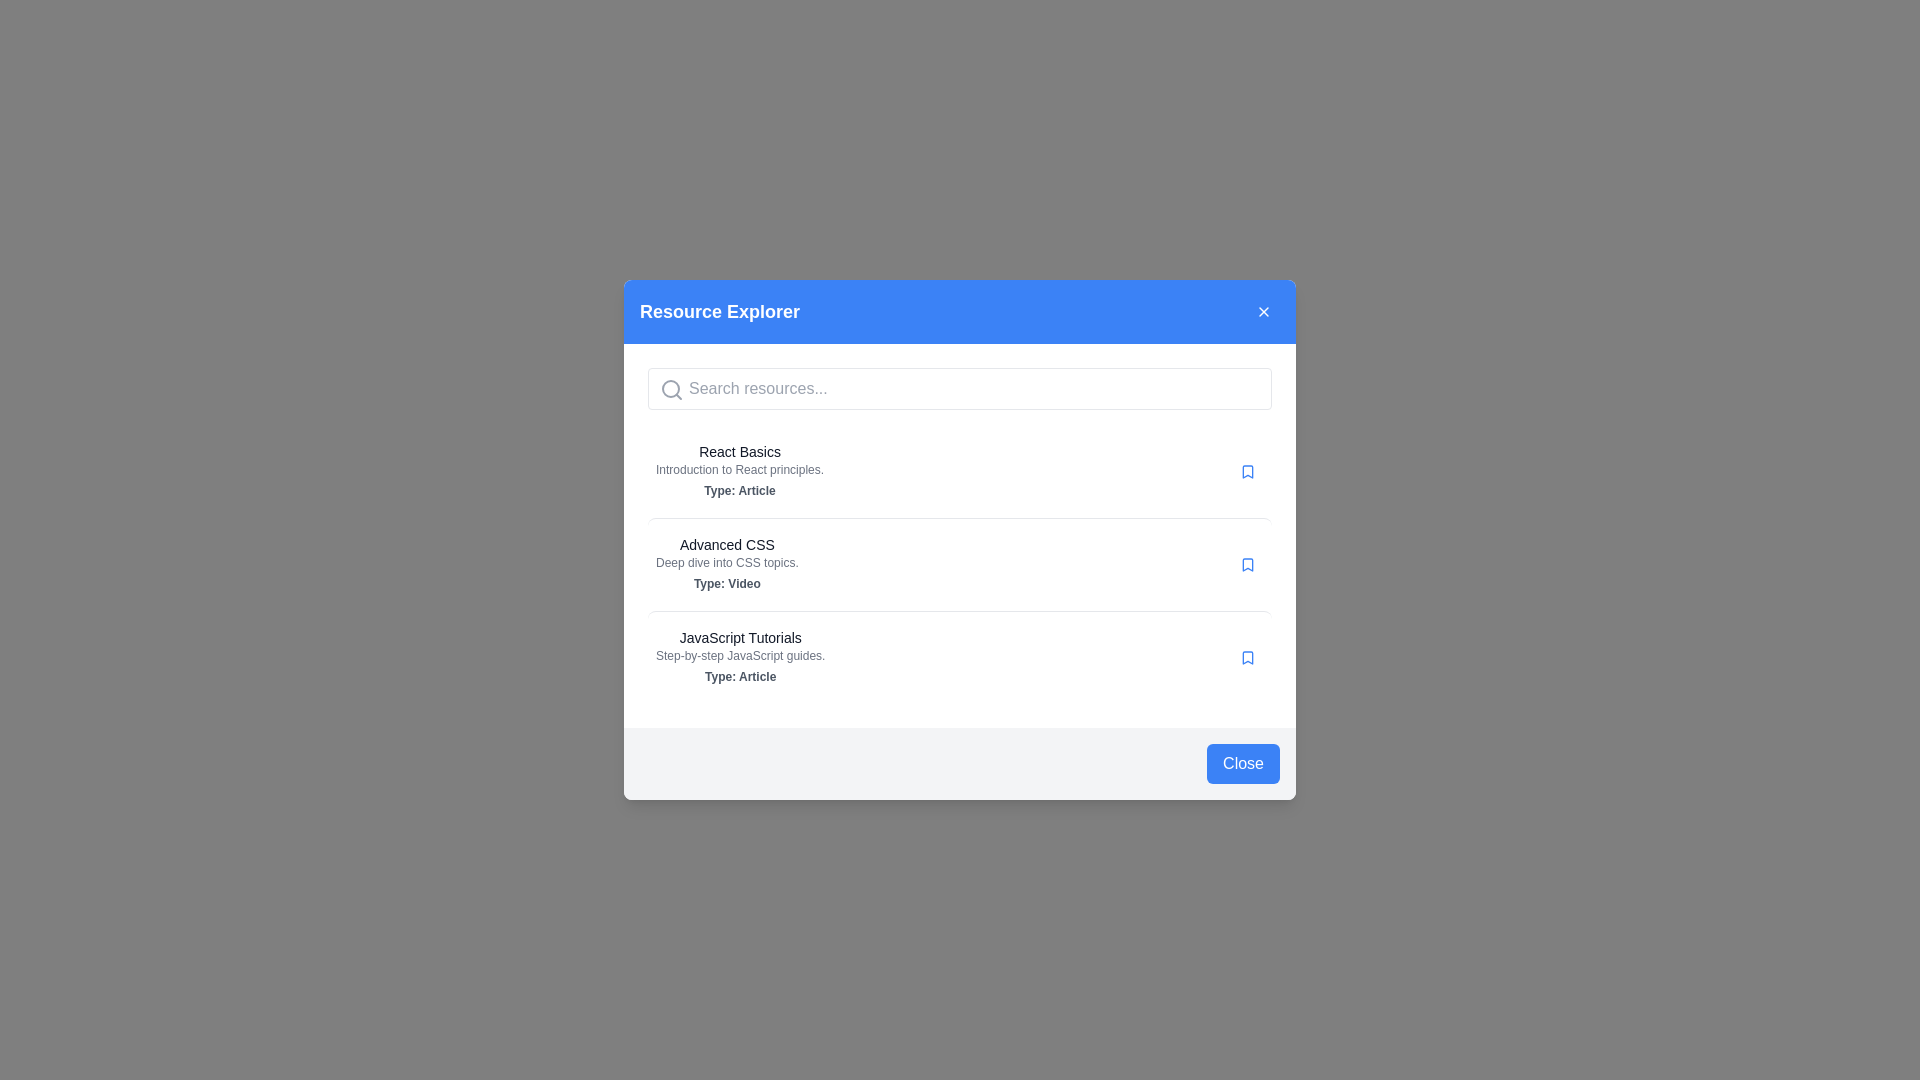 This screenshot has height=1080, width=1920. Describe the element at coordinates (671, 389) in the screenshot. I see `the circular outline of the magnifying glass icon, which is part of the search functionality located at the top of the modal dialog` at that location.